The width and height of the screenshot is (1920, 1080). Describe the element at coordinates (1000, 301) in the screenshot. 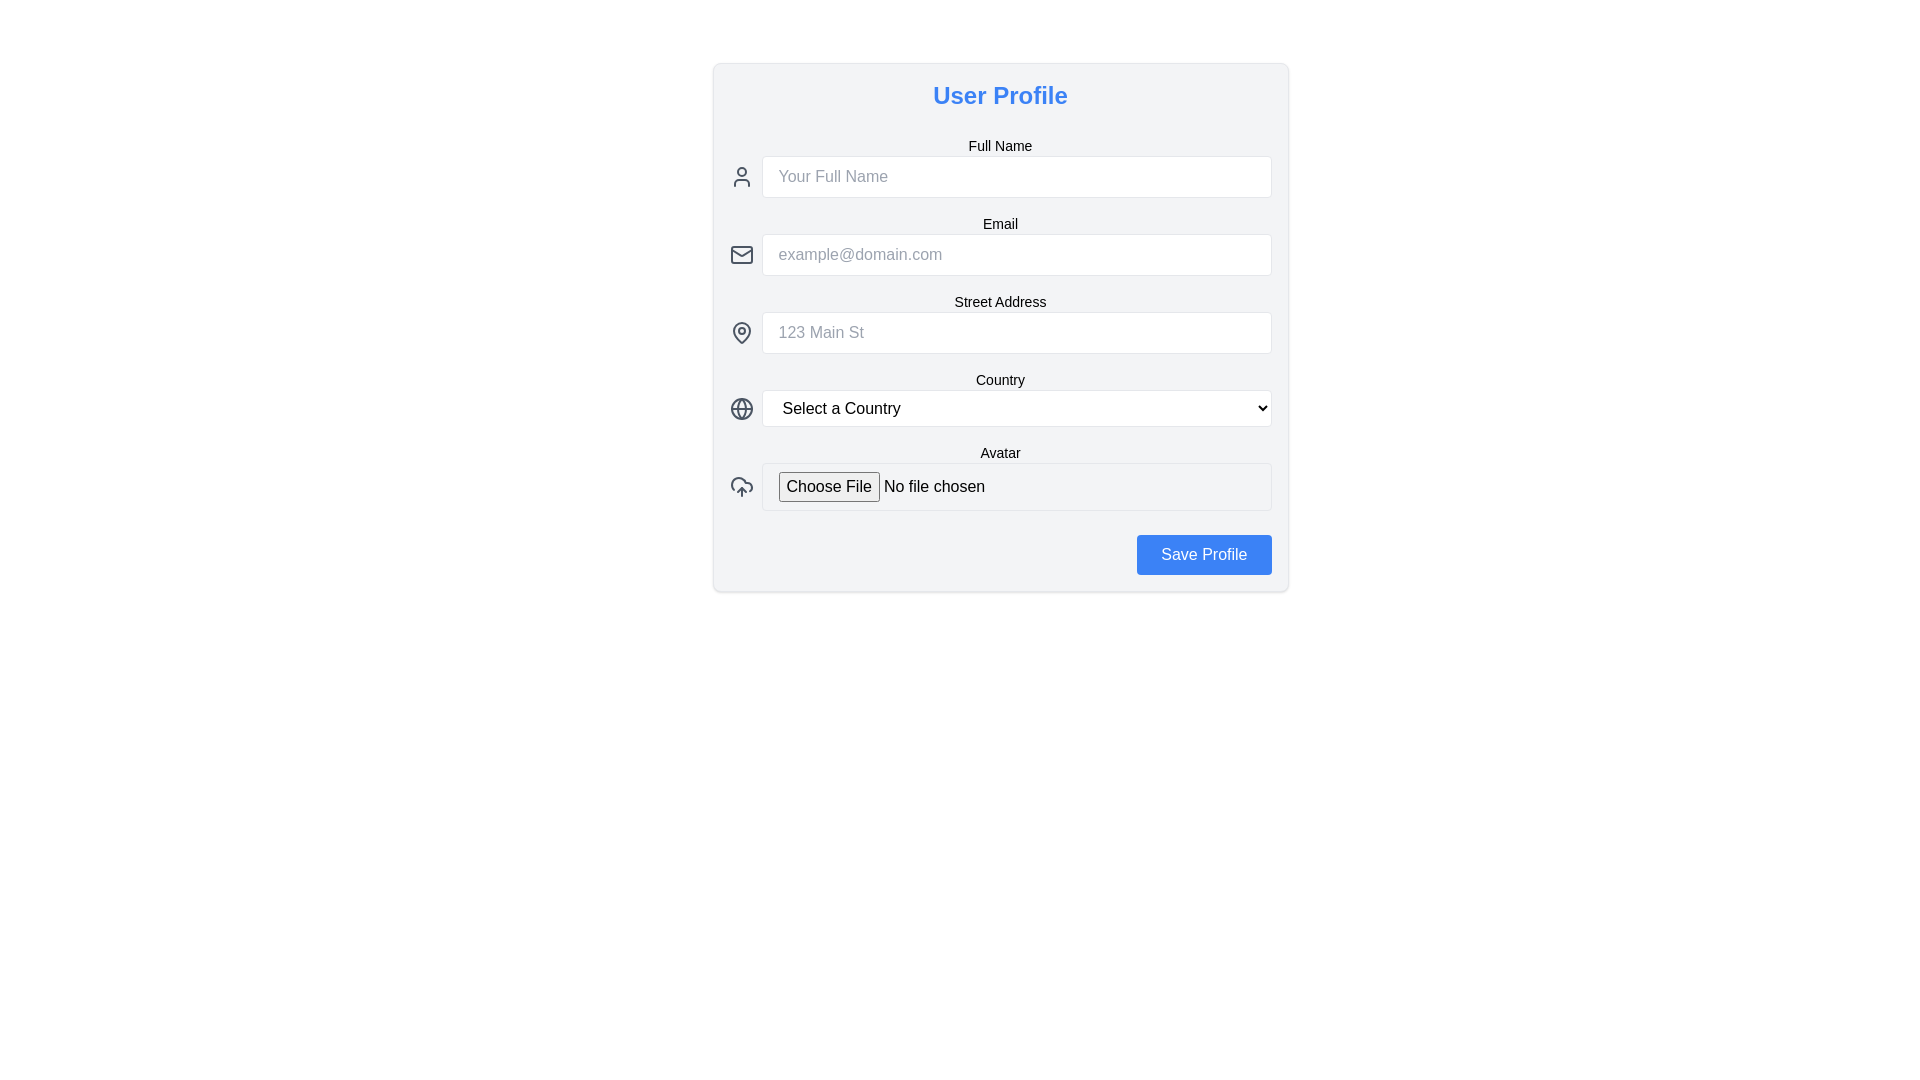

I see `the descriptive label for the street address input field, which is positioned above the address input box and to the right of the address icon` at that location.